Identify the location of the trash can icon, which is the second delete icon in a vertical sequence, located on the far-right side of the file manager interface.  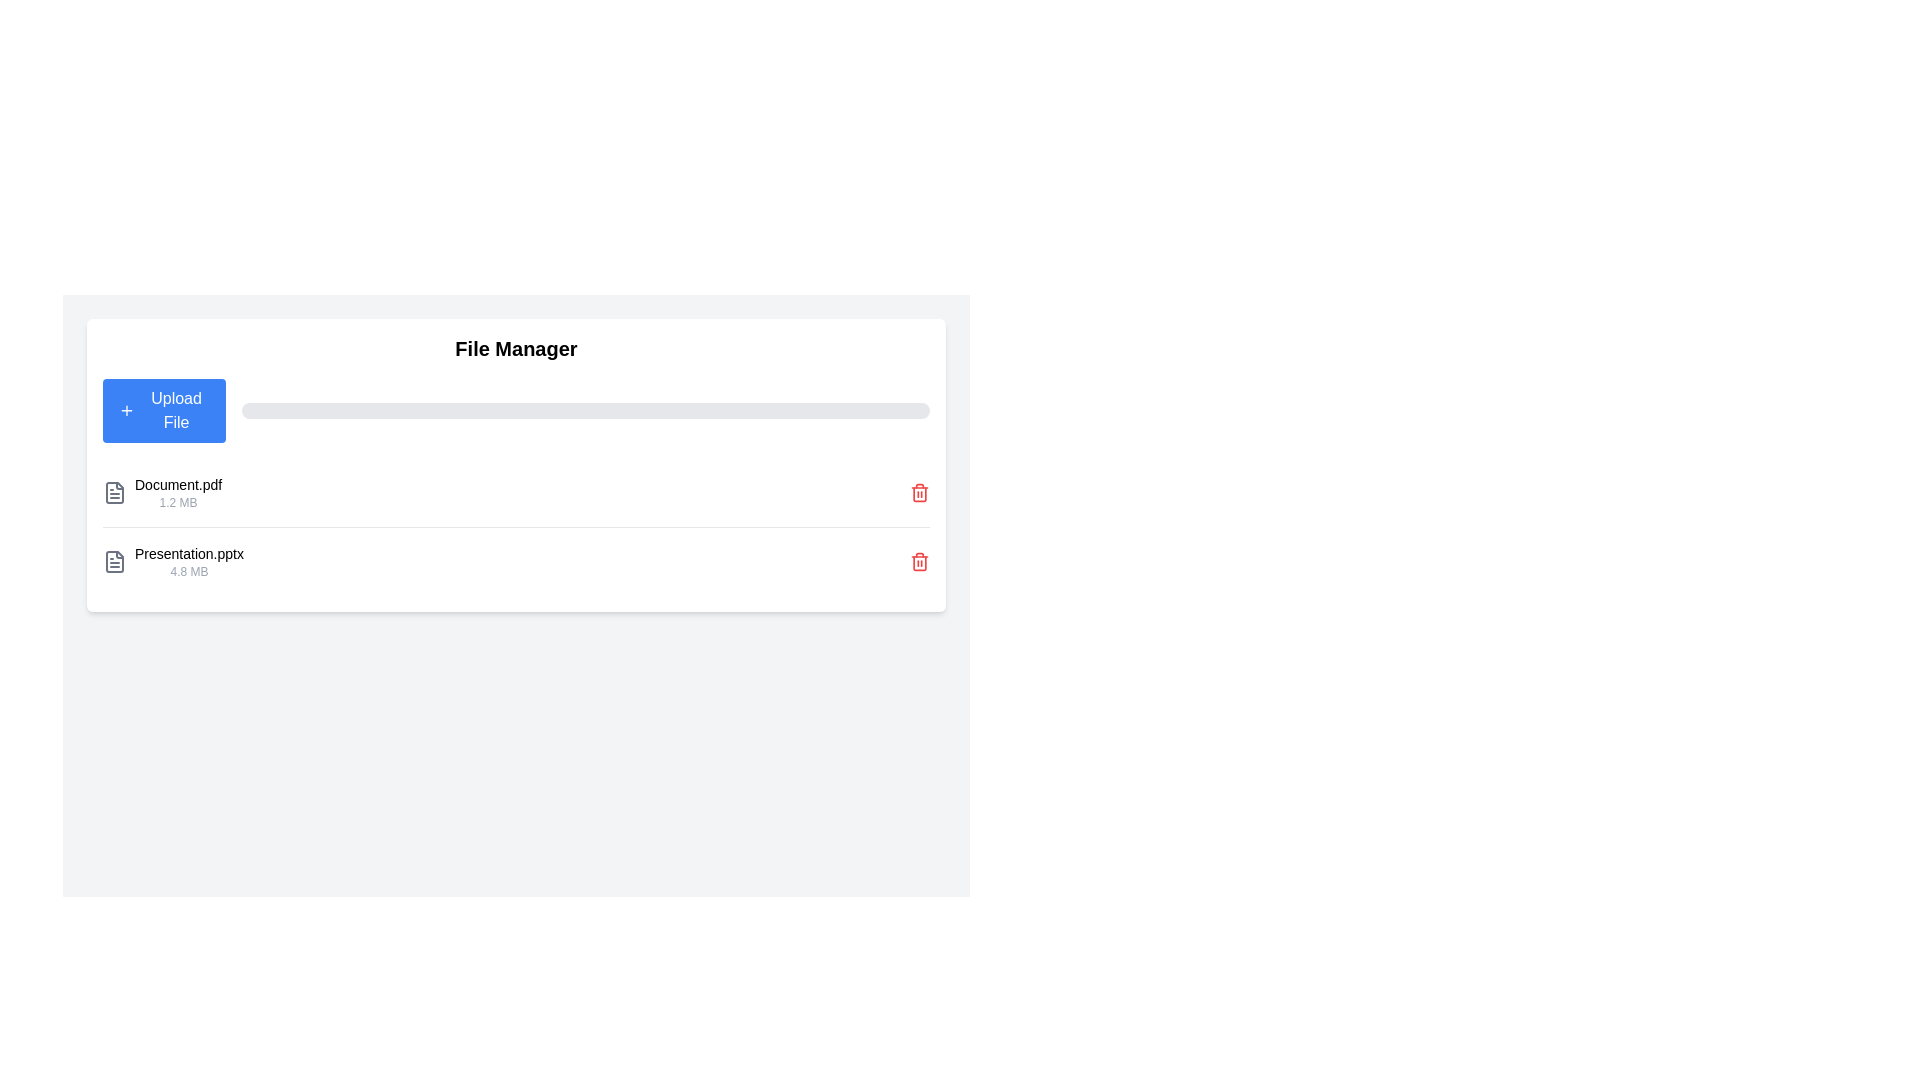
(919, 563).